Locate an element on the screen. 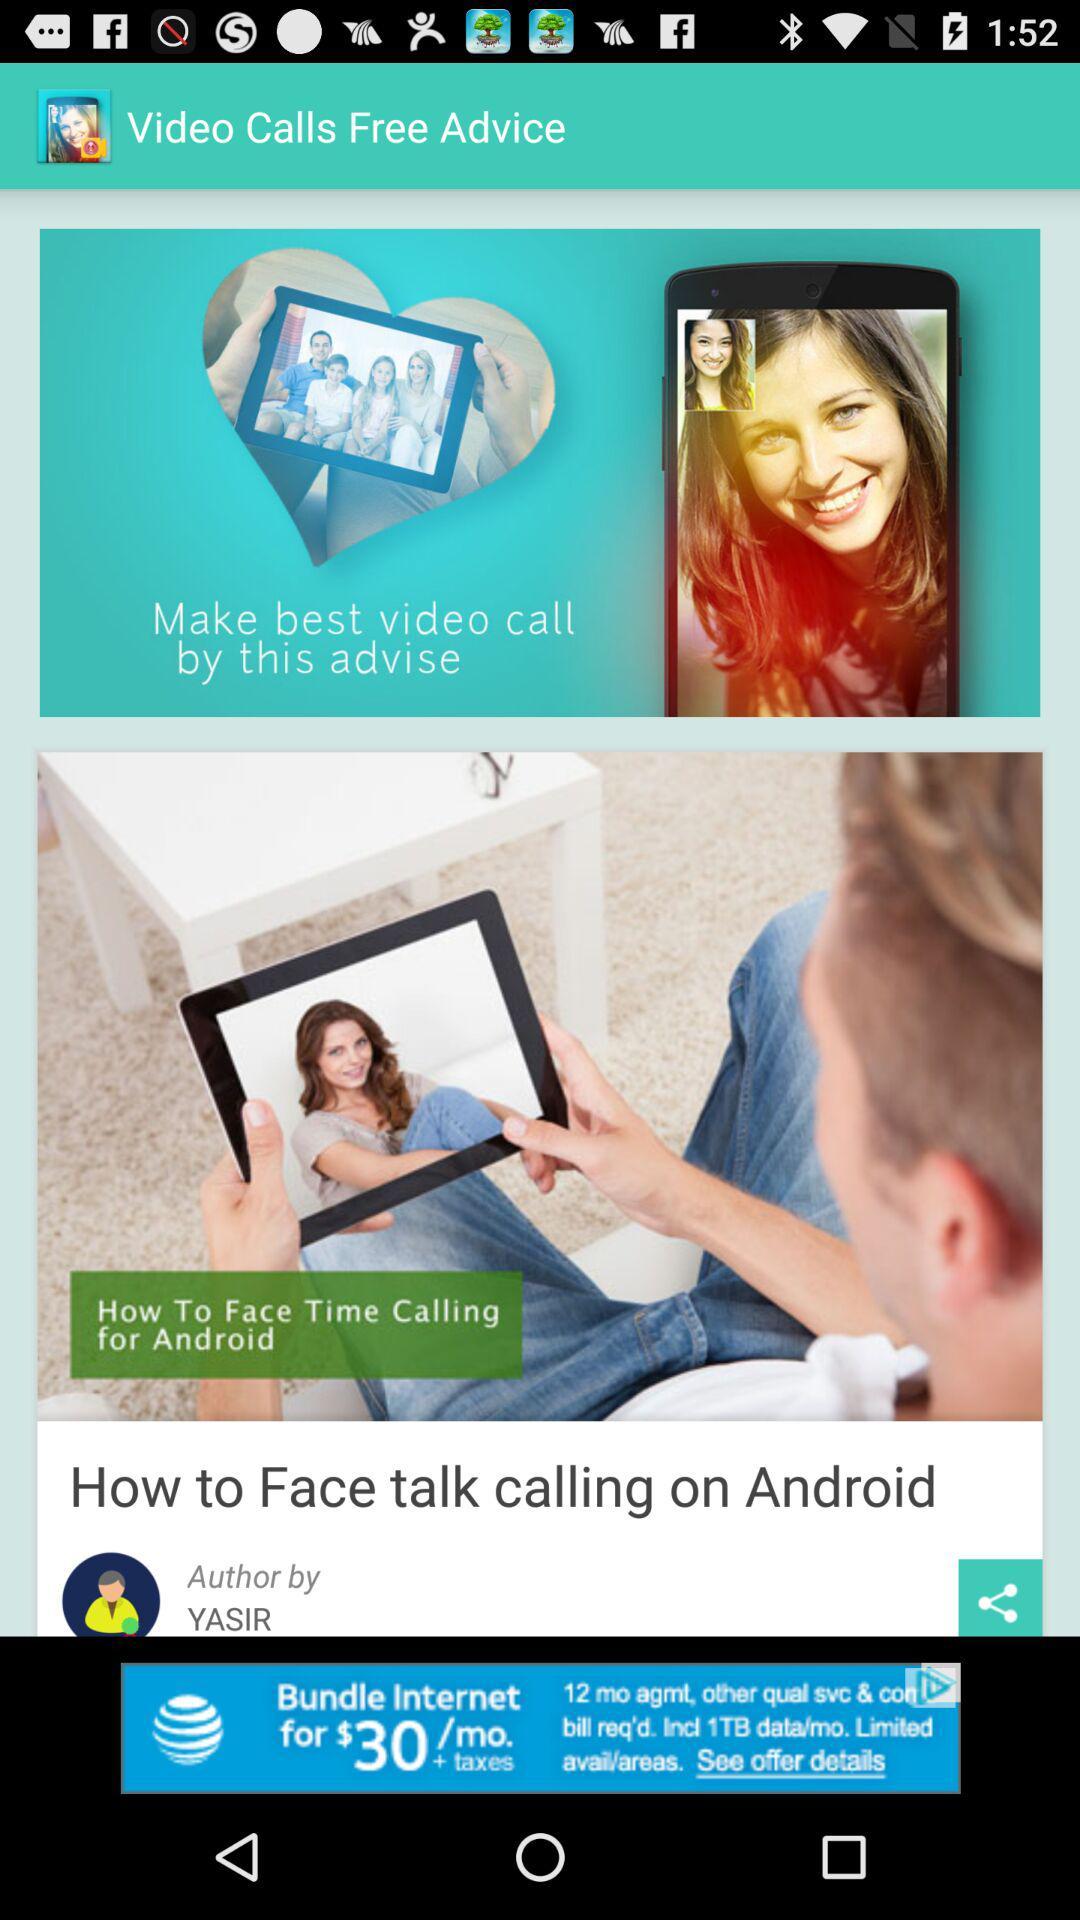  advertisement link is located at coordinates (540, 1727).